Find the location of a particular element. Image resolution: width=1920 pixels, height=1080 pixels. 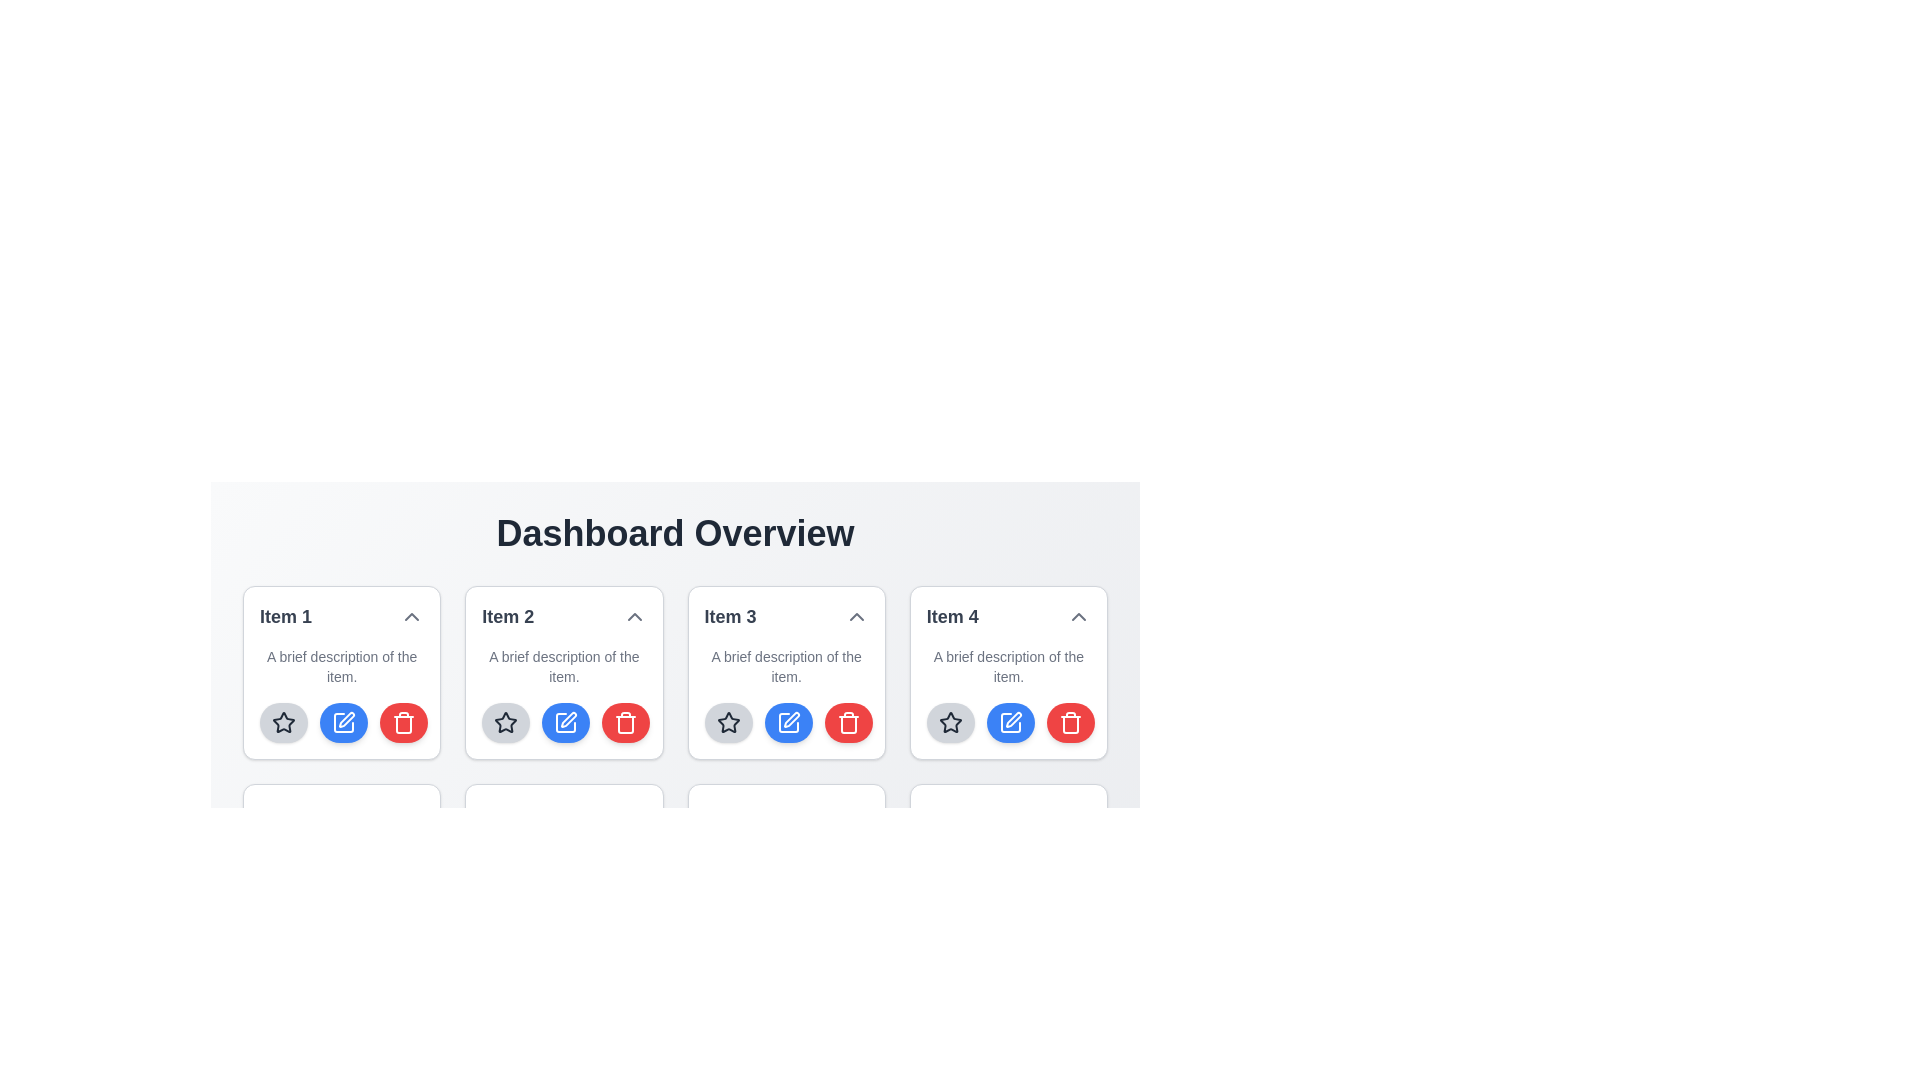

the Edit Icon Button located in the center of the settings icons beneath the card labeled 'Item 2' to invoke the editing functionality is located at coordinates (344, 722).